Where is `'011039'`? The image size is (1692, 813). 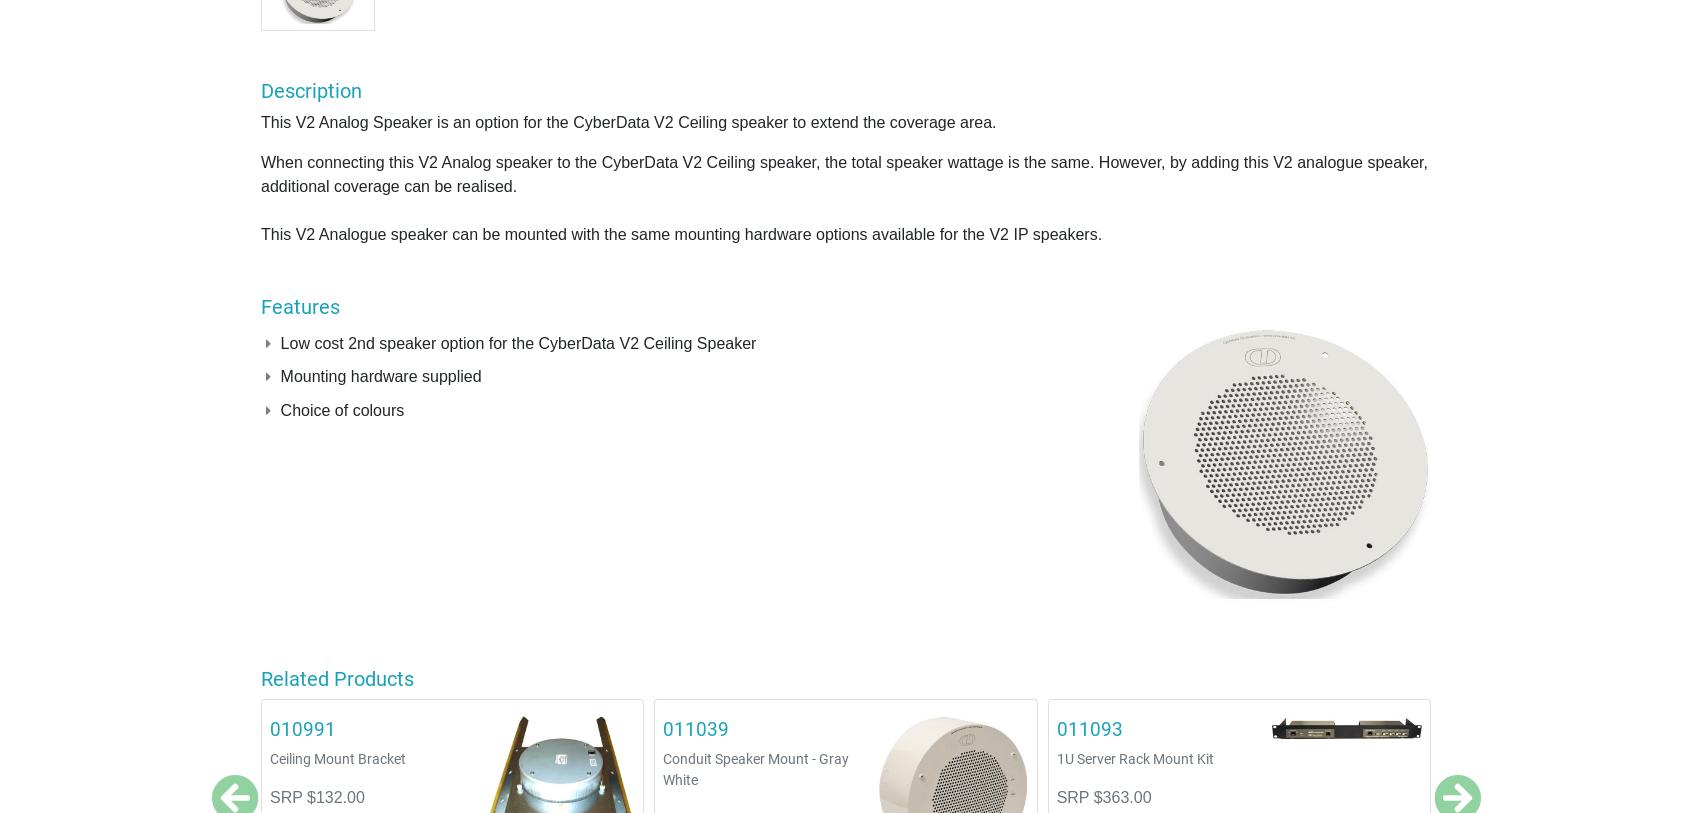
'011039' is located at coordinates (695, 728).